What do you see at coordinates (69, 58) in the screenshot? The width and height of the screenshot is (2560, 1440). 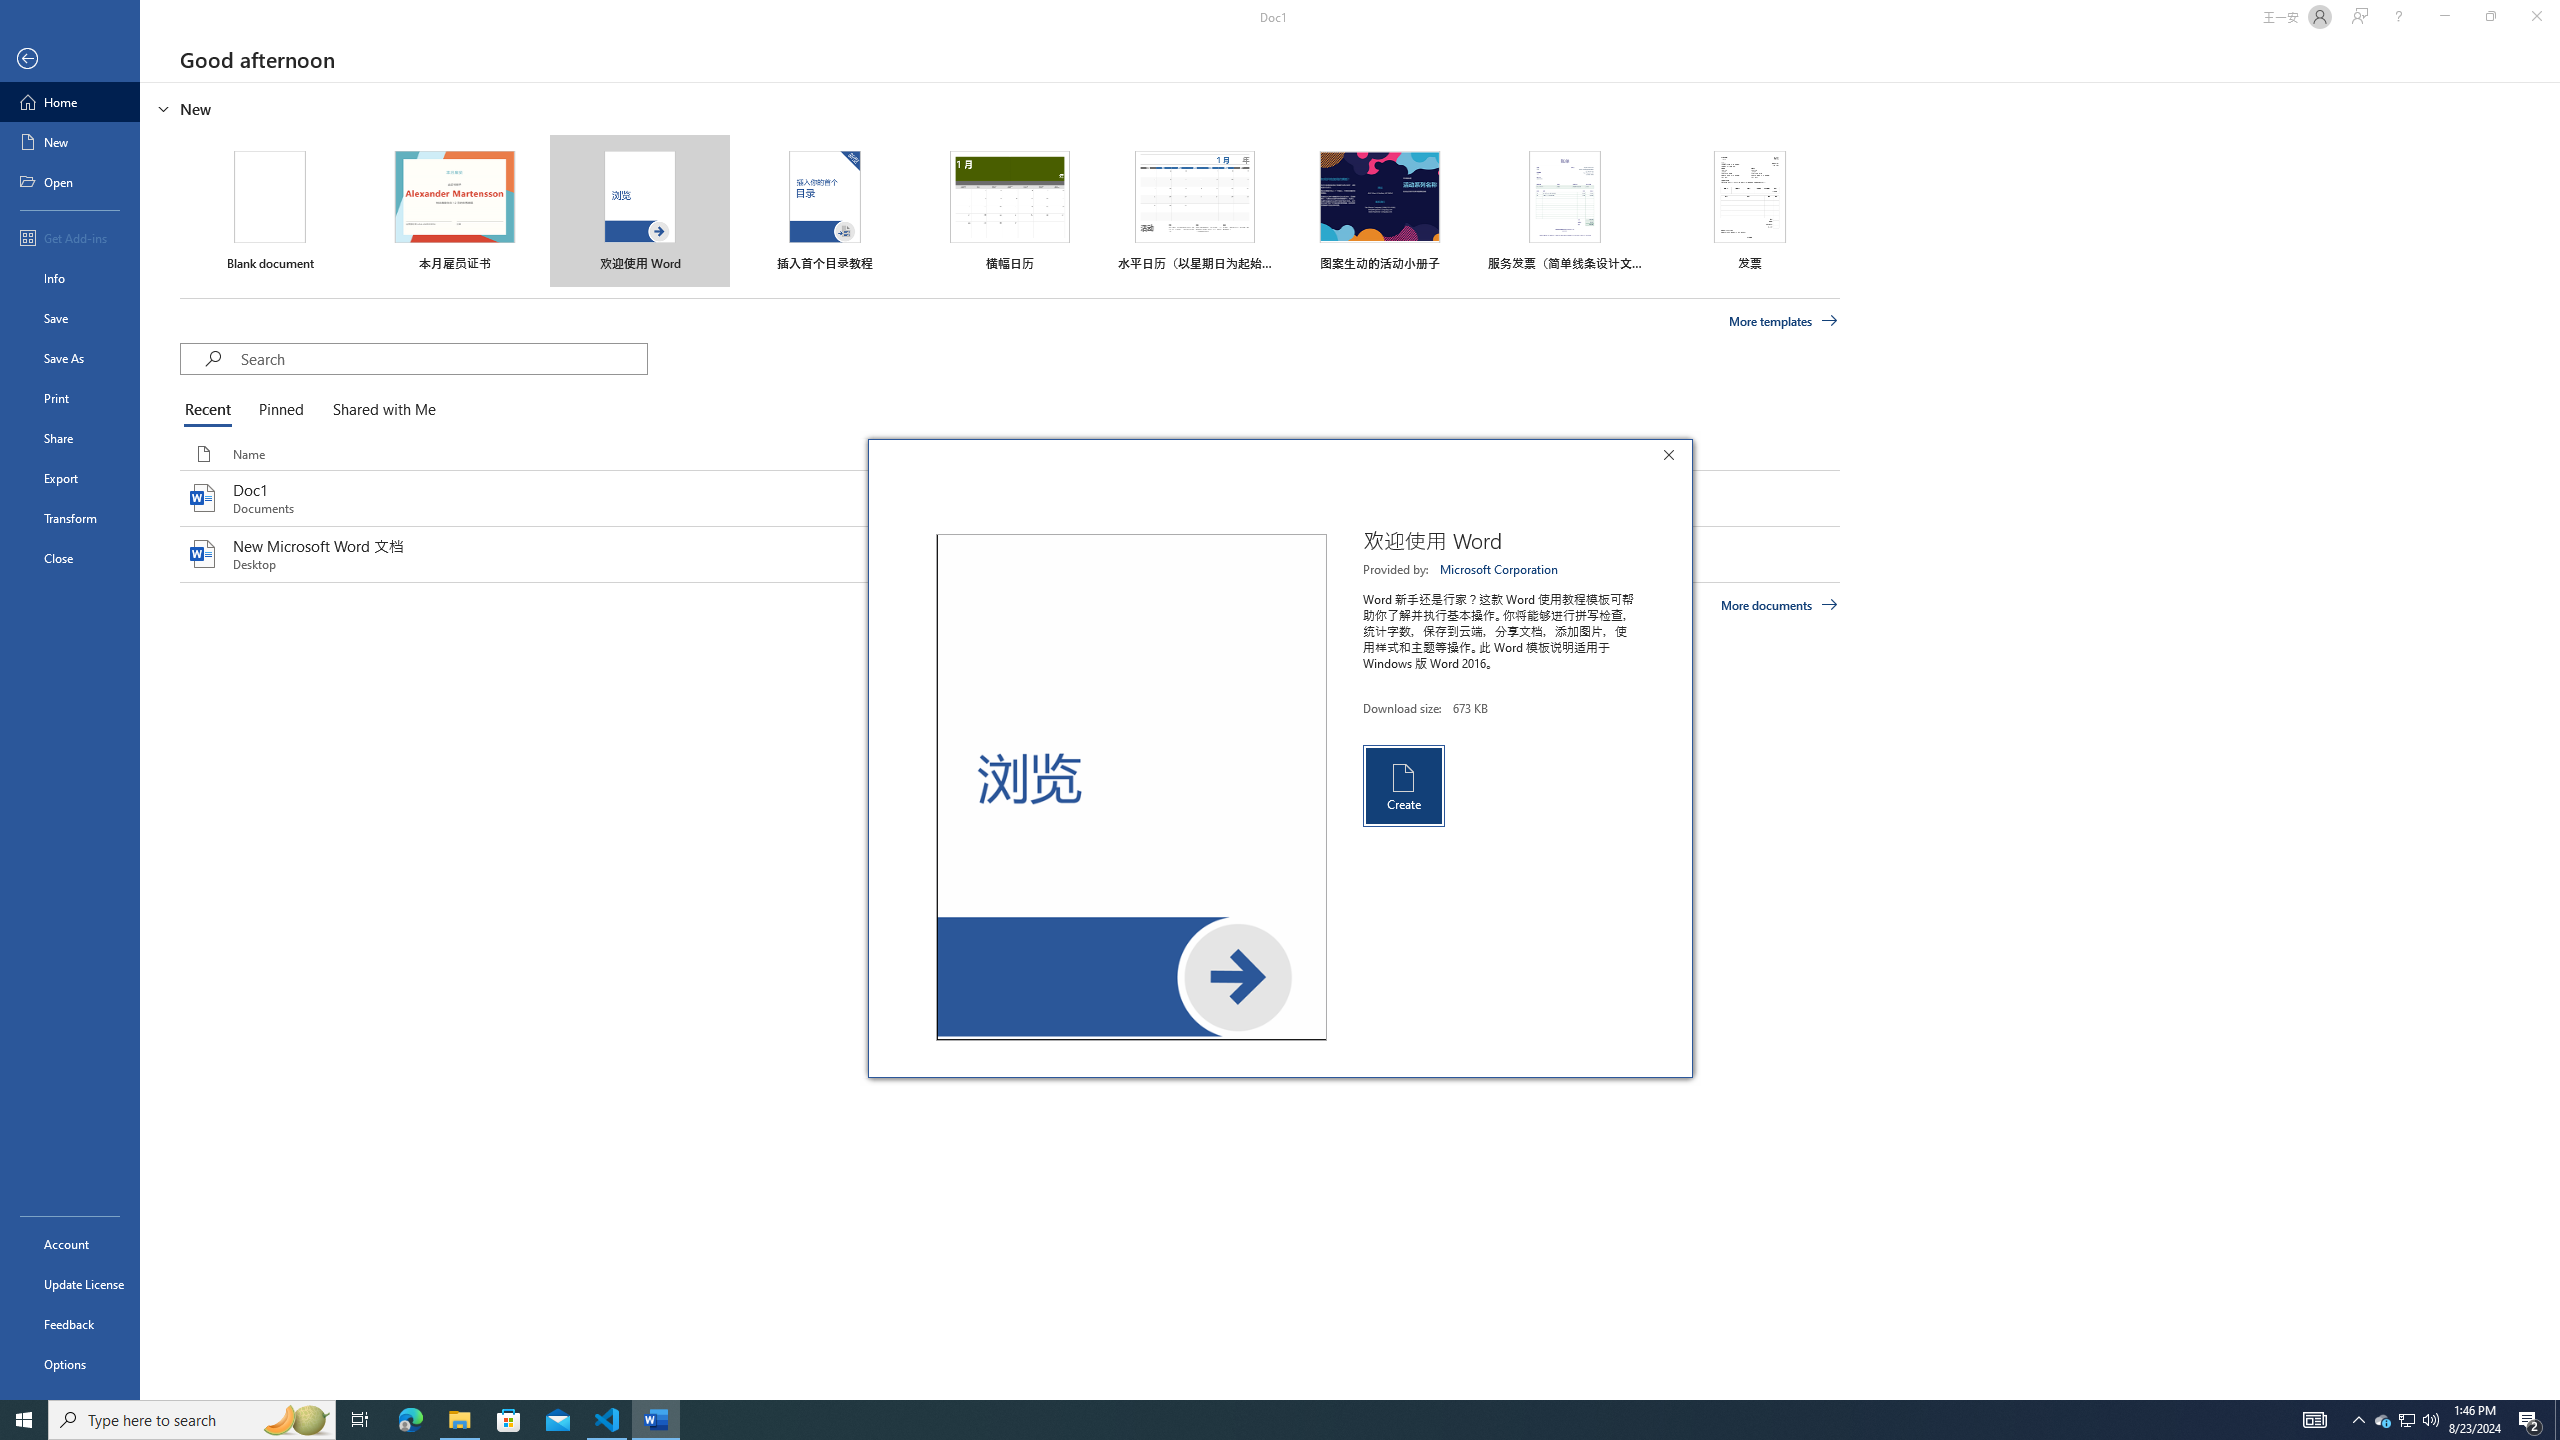 I see `'Back'` at bounding box center [69, 58].